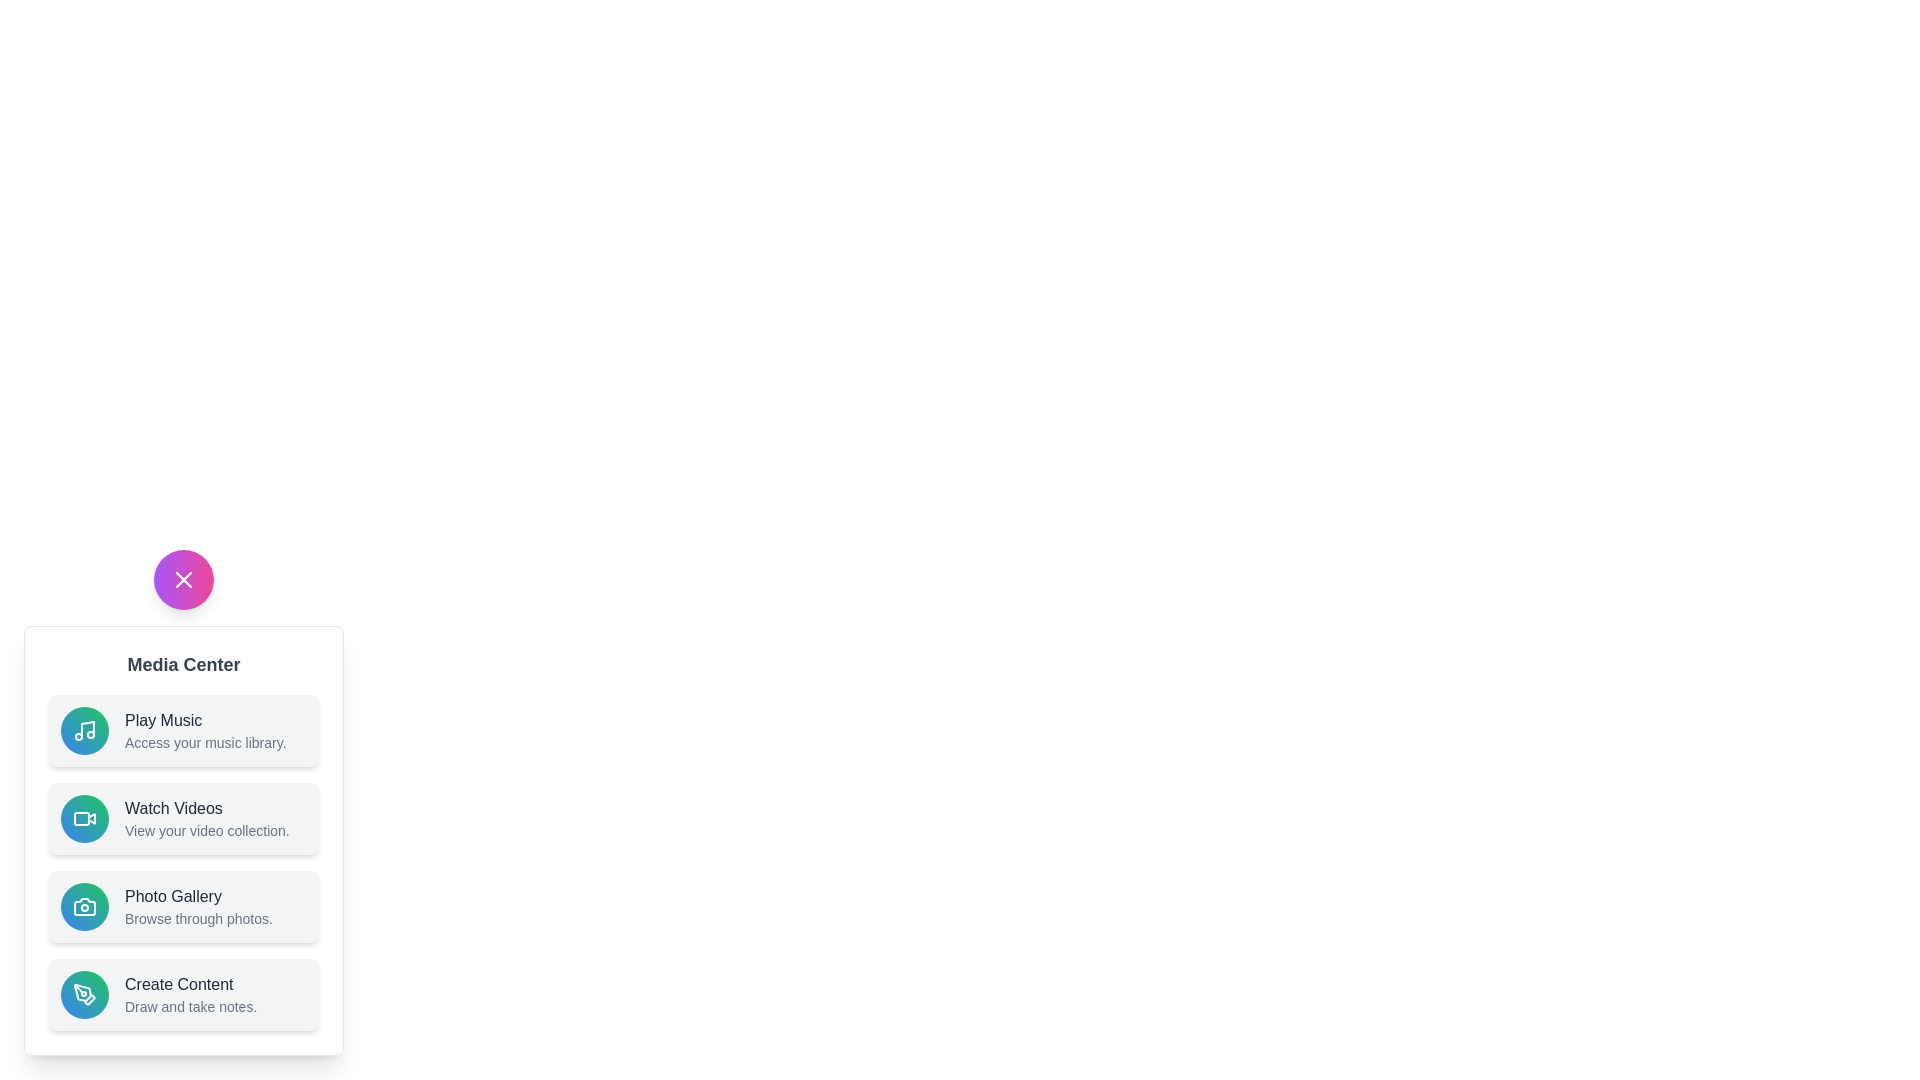 The image size is (1920, 1080). Describe the element at coordinates (183, 731) in the screenshot. I see `the 'Play Music' button to access the music library` at that location.